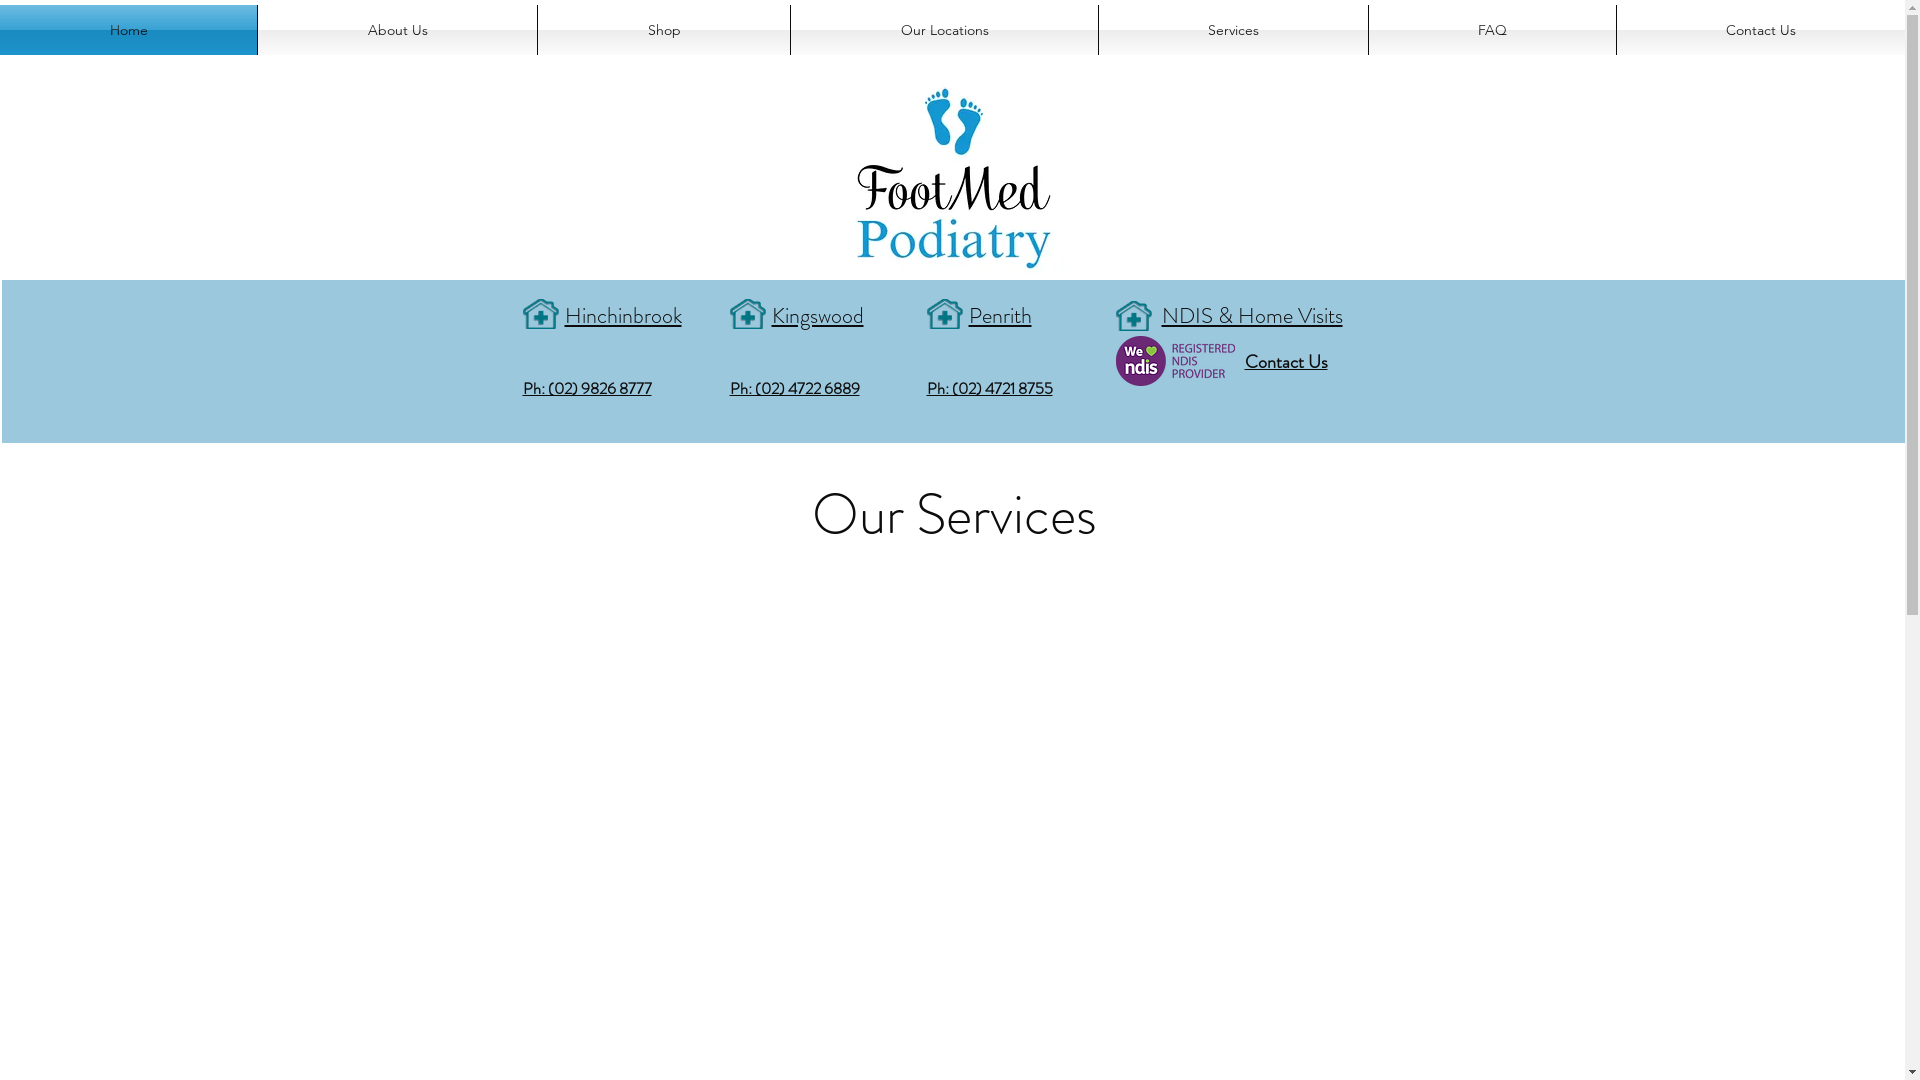  Describe the element at coordinates (98, 20) in the screenshot. I see `'Home'` at that location.